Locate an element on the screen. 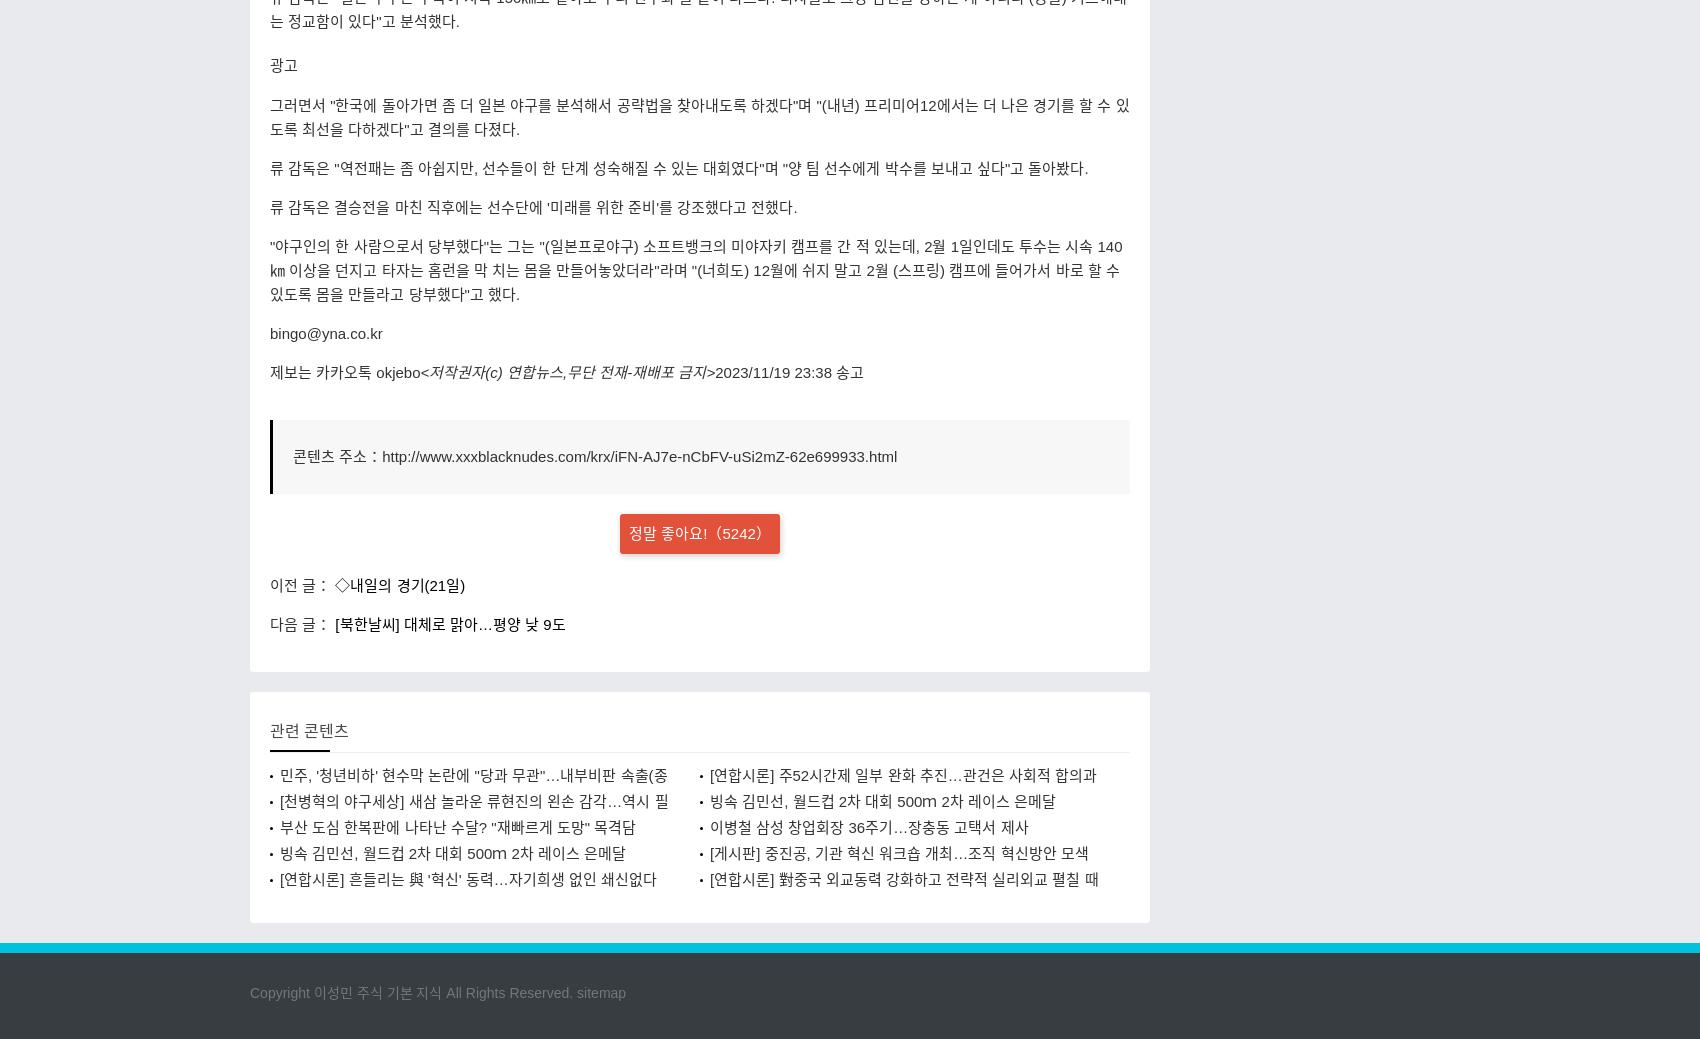 Image resolution: width=1700 pixels, height=1039 pixels. '제보는 카카오톡 okjebo' is located at coordinates (343, 370).